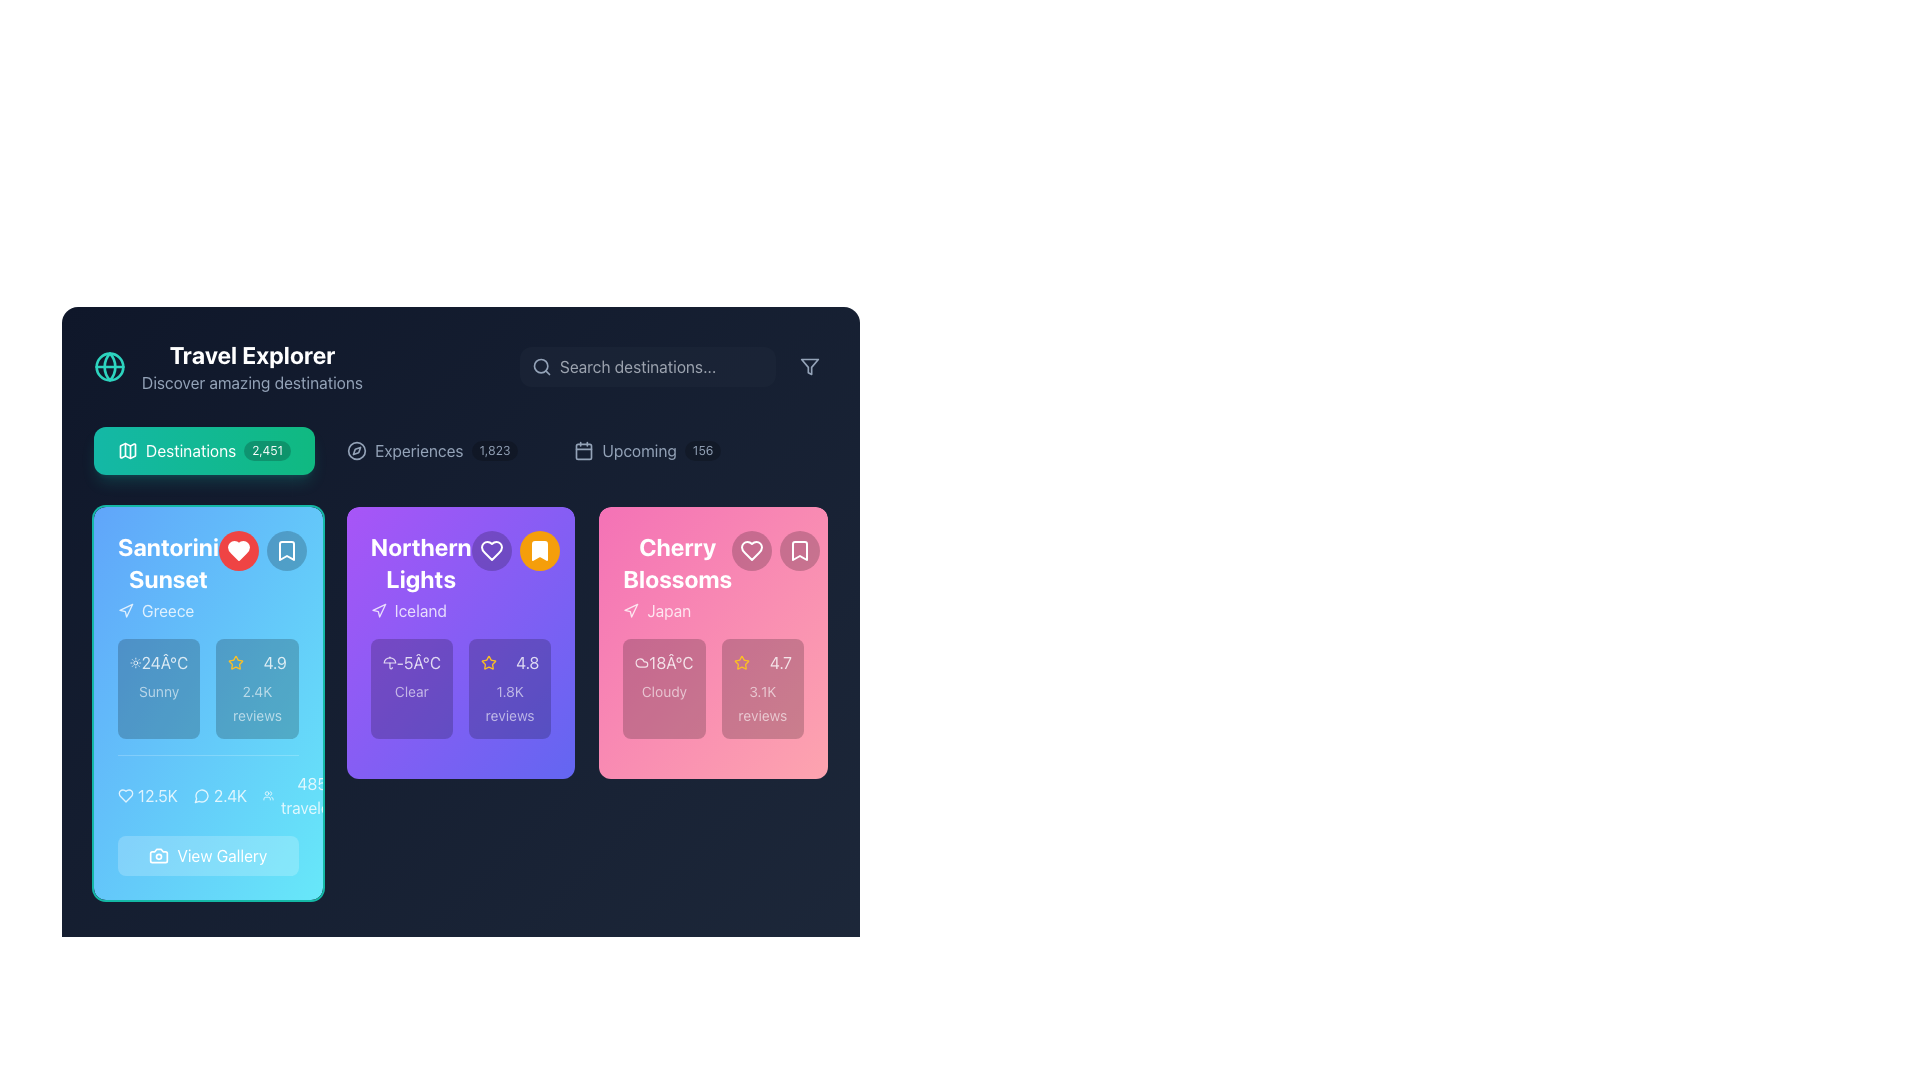 The width and height of the screenshot is (1920, 1080). What do you see at coordinates (127, 451) in the screenshot?
I see `the visual style of the small, square map icon that is styled as an SVG graphic, located beside the text label 'Destinations'` at bounding box center [127, 451].